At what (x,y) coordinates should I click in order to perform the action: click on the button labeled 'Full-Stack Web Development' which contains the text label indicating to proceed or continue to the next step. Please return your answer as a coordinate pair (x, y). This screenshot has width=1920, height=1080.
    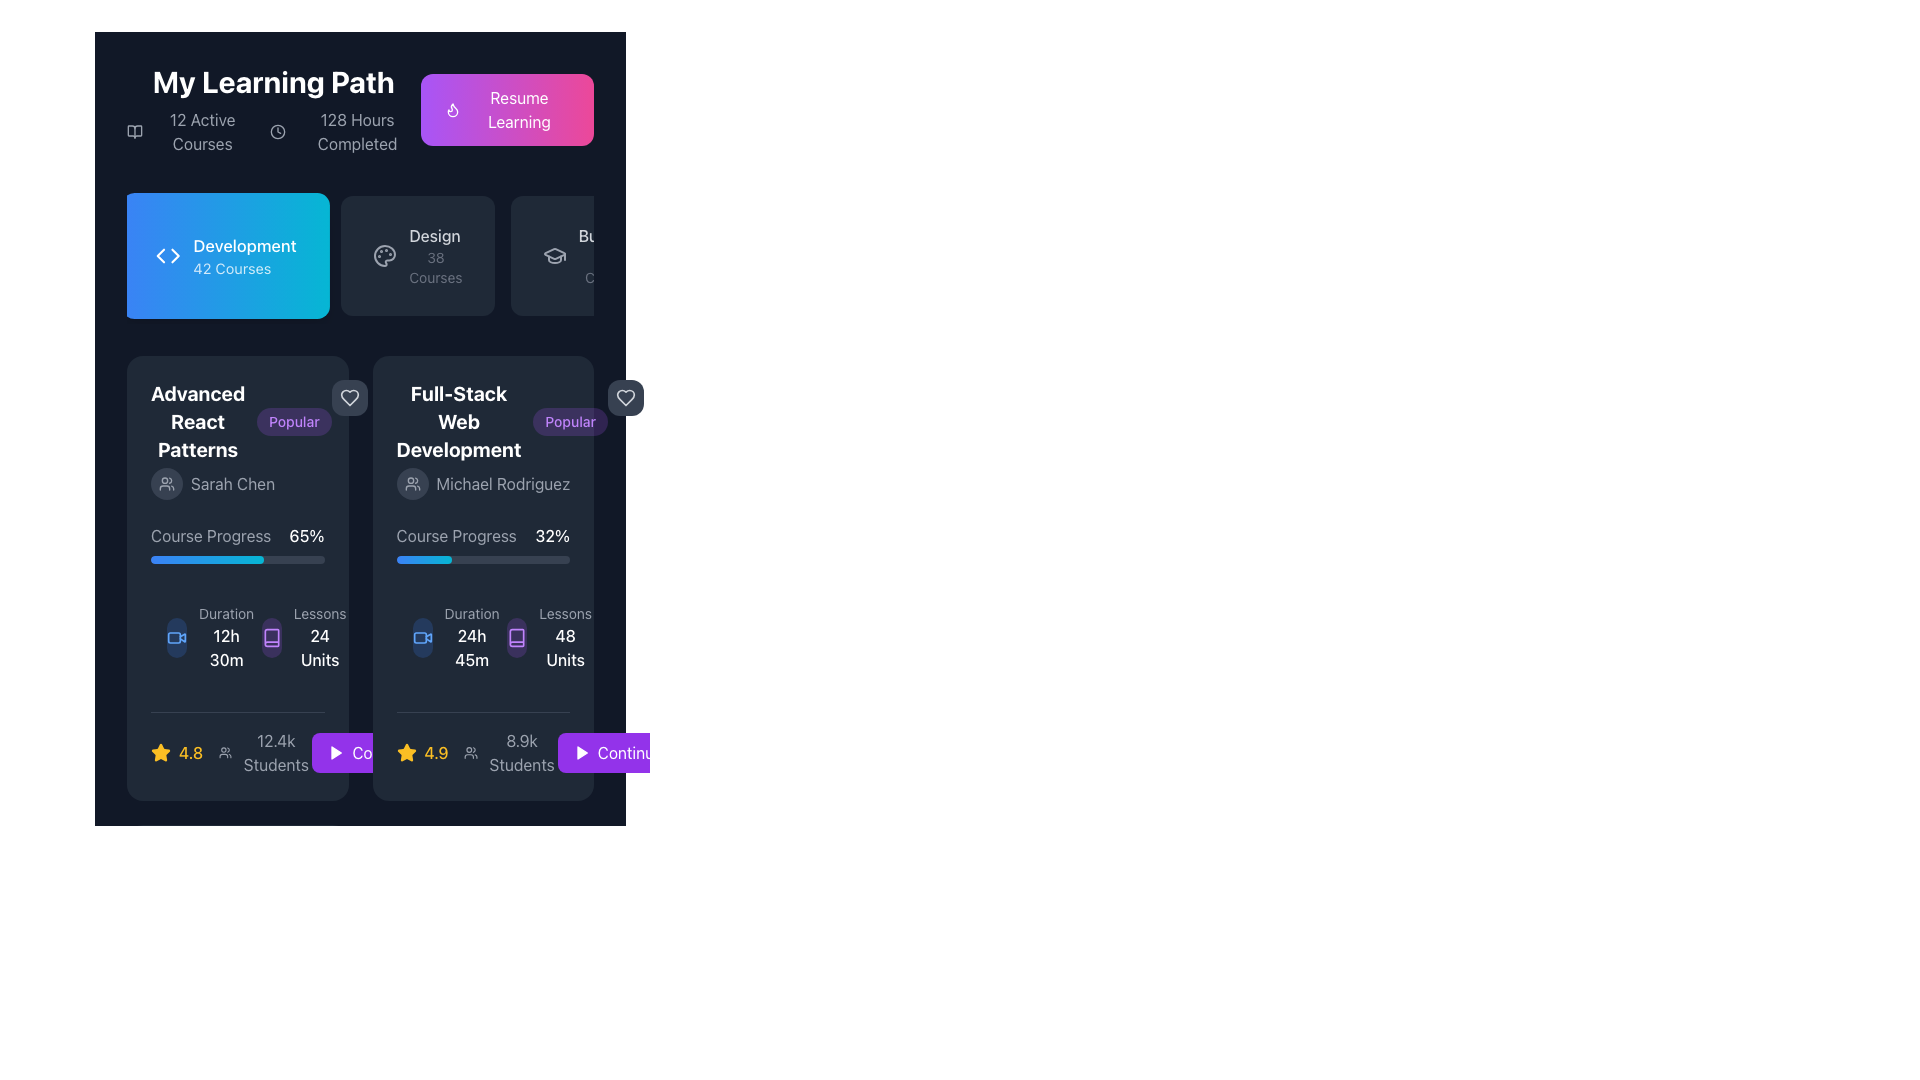
    Looking at the image, I should click on (629, 752).